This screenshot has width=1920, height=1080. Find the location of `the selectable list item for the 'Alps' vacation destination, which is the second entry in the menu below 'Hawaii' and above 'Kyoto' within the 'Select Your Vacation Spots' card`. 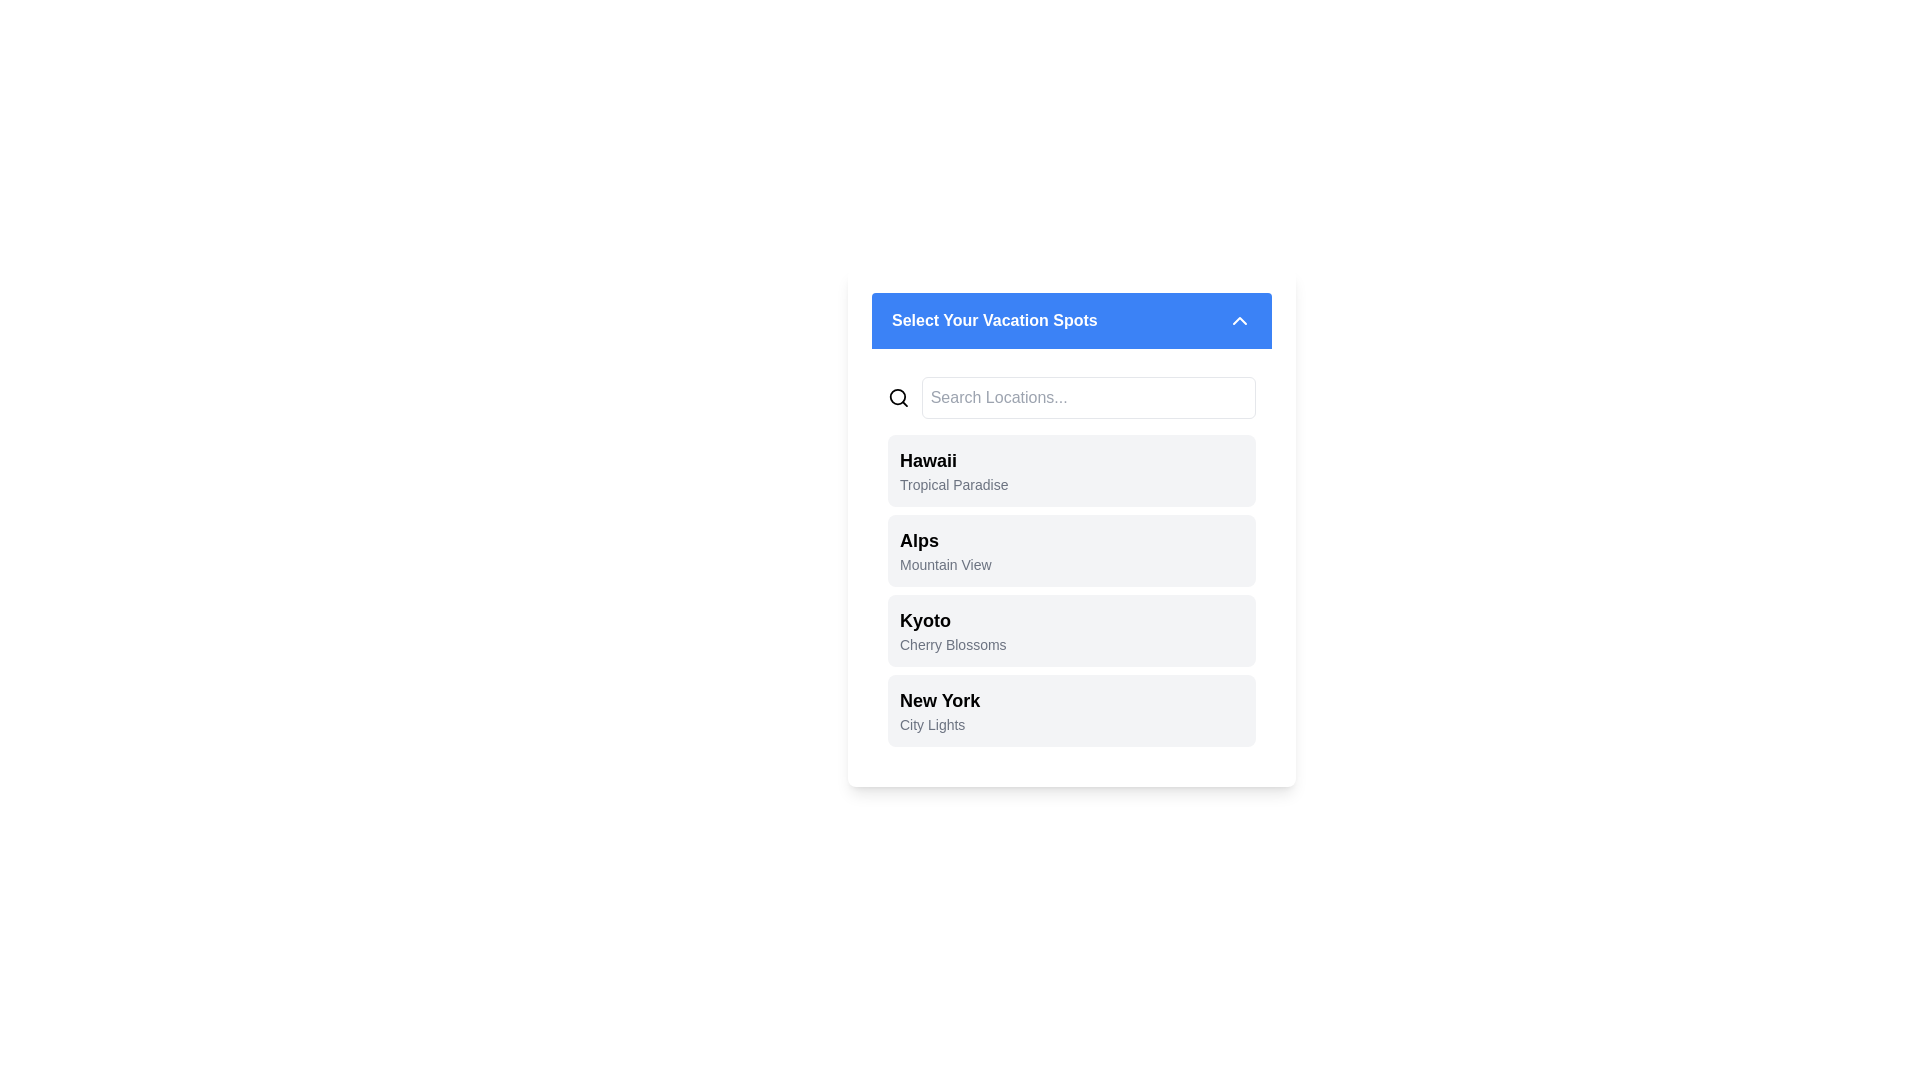

the selectable list item for the 'Alps' vacation destination, which is the second entry in the menu below 'Hawaii' and above 'Kyoto' within the 'Select Your Vacation Spots' card is located at coordinates (1070, 555).